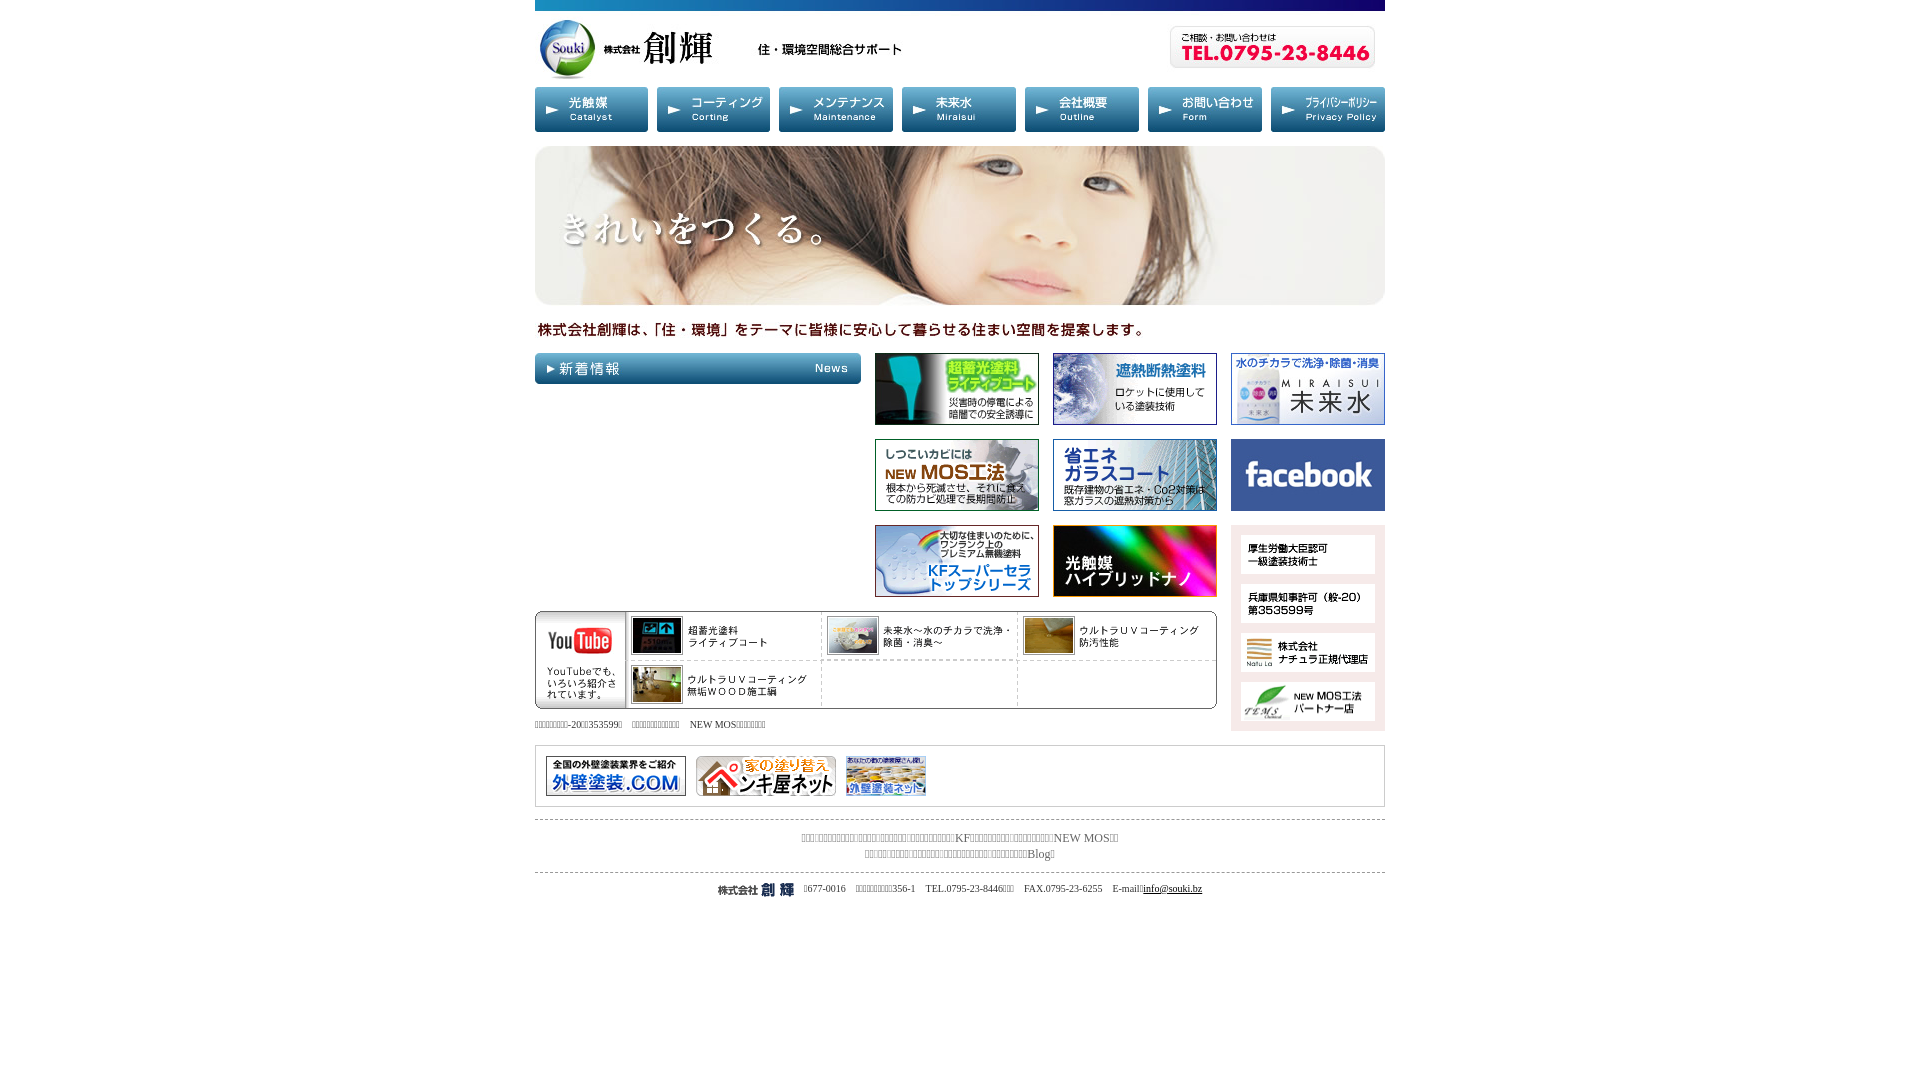 The image size is (1920, 1080). I want to click on 'info@souki.bz', so click(1172, 887).